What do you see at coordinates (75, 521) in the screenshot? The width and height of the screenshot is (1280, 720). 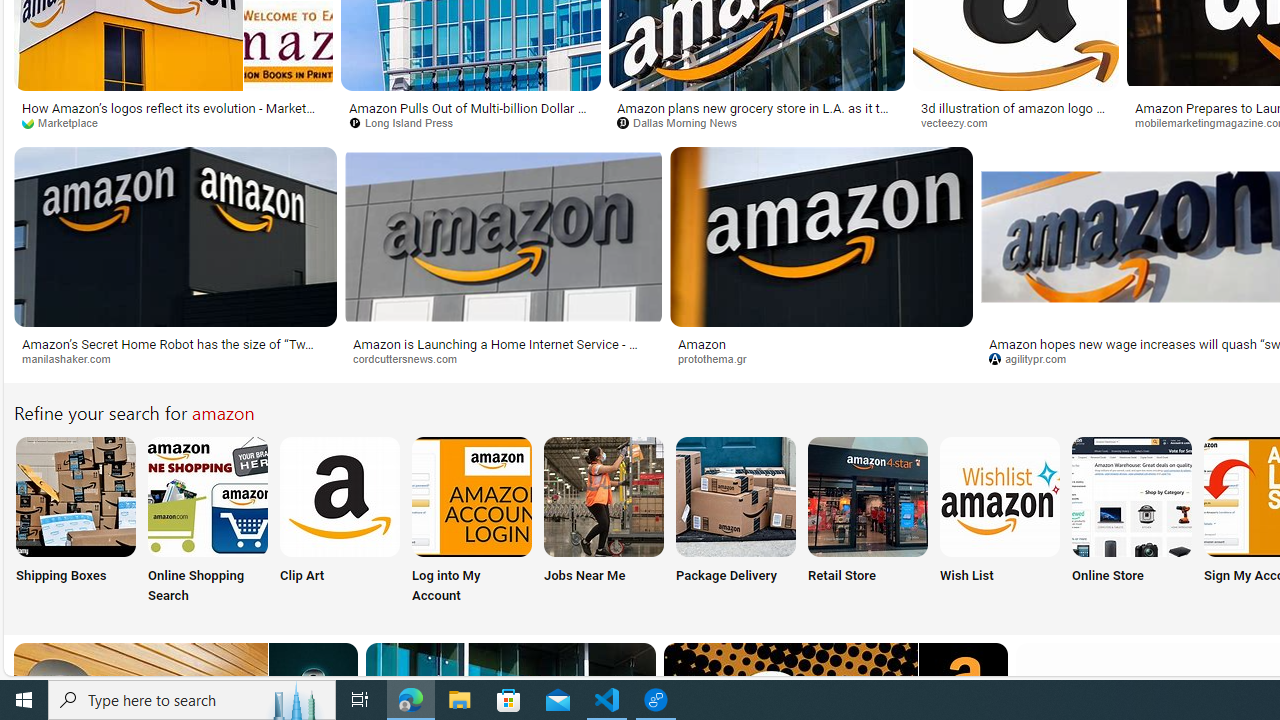 I see `'Amazon Shipping Boxes Shipping Boxes'` at bounding box center [75, 521].